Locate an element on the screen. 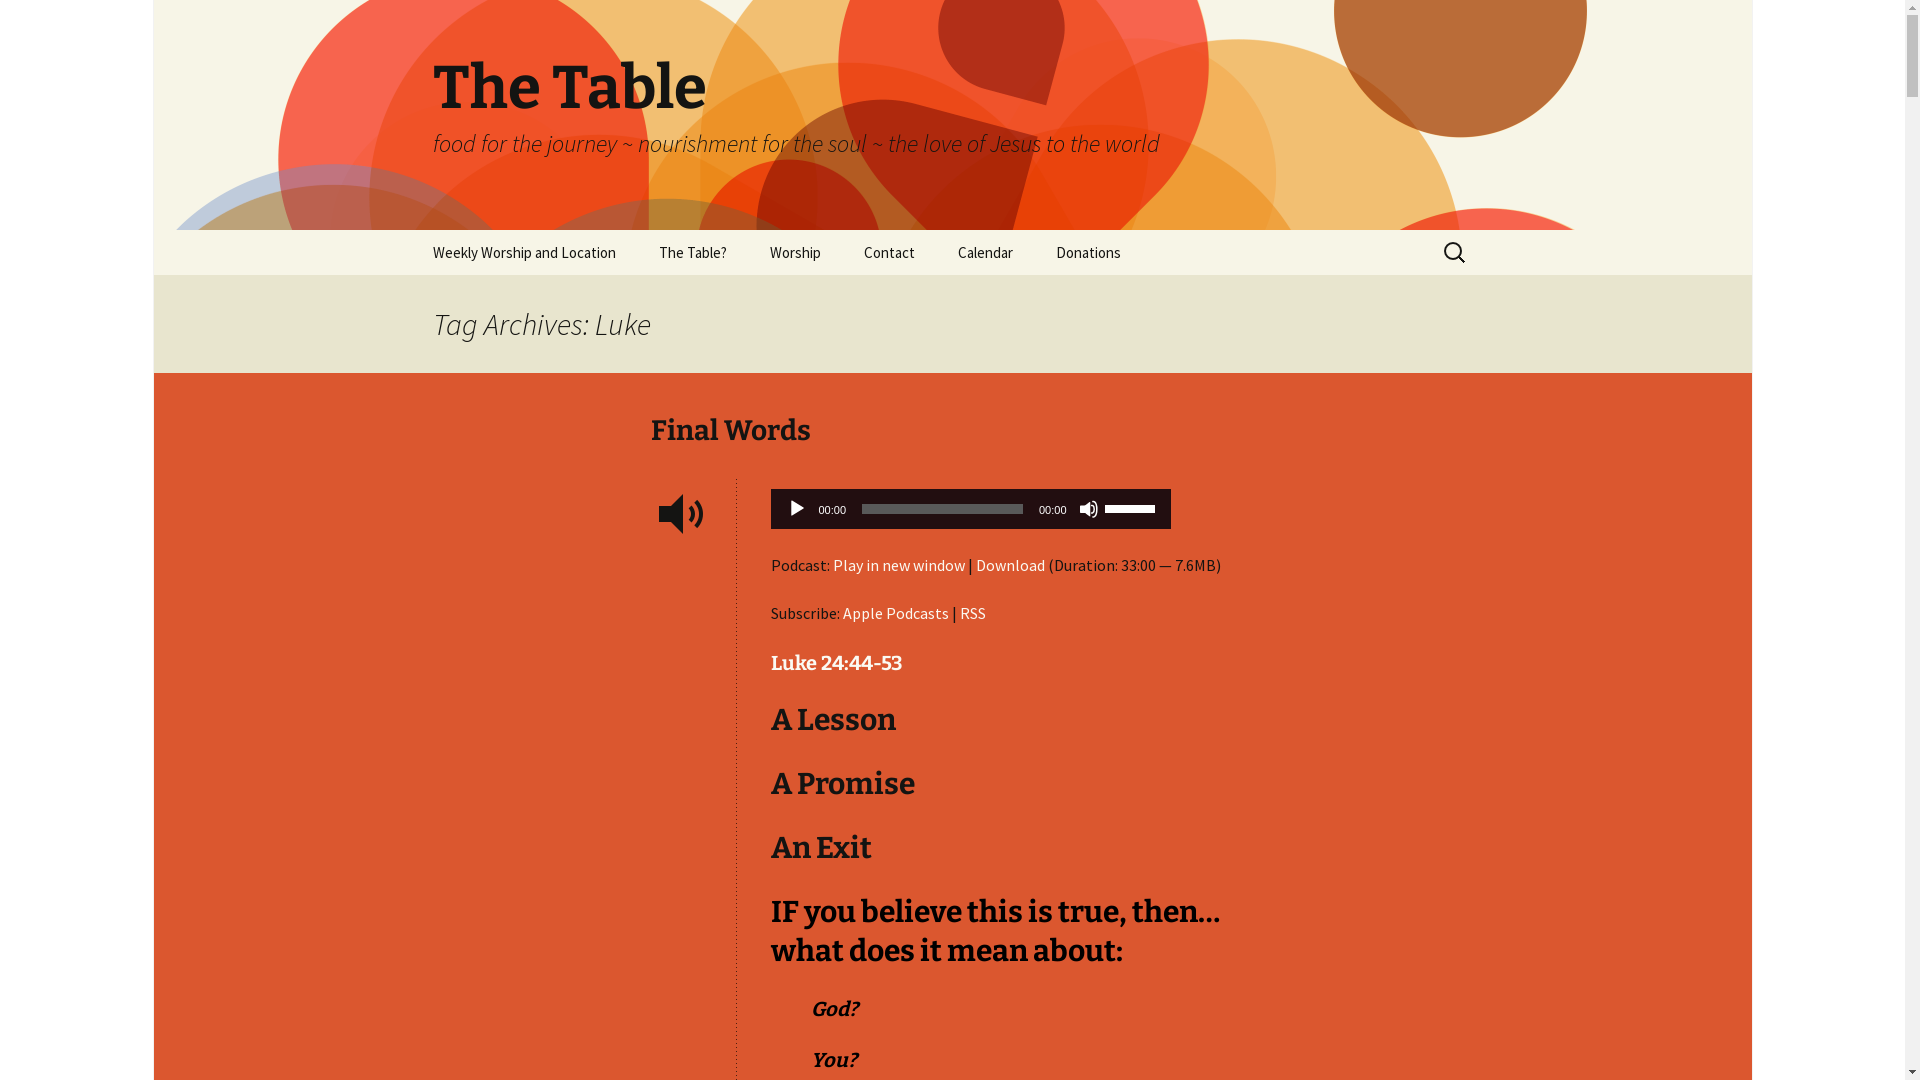 The height and width of the screenshot is (1080, 1920). 'Contact' is located at coordinates (844, 251).